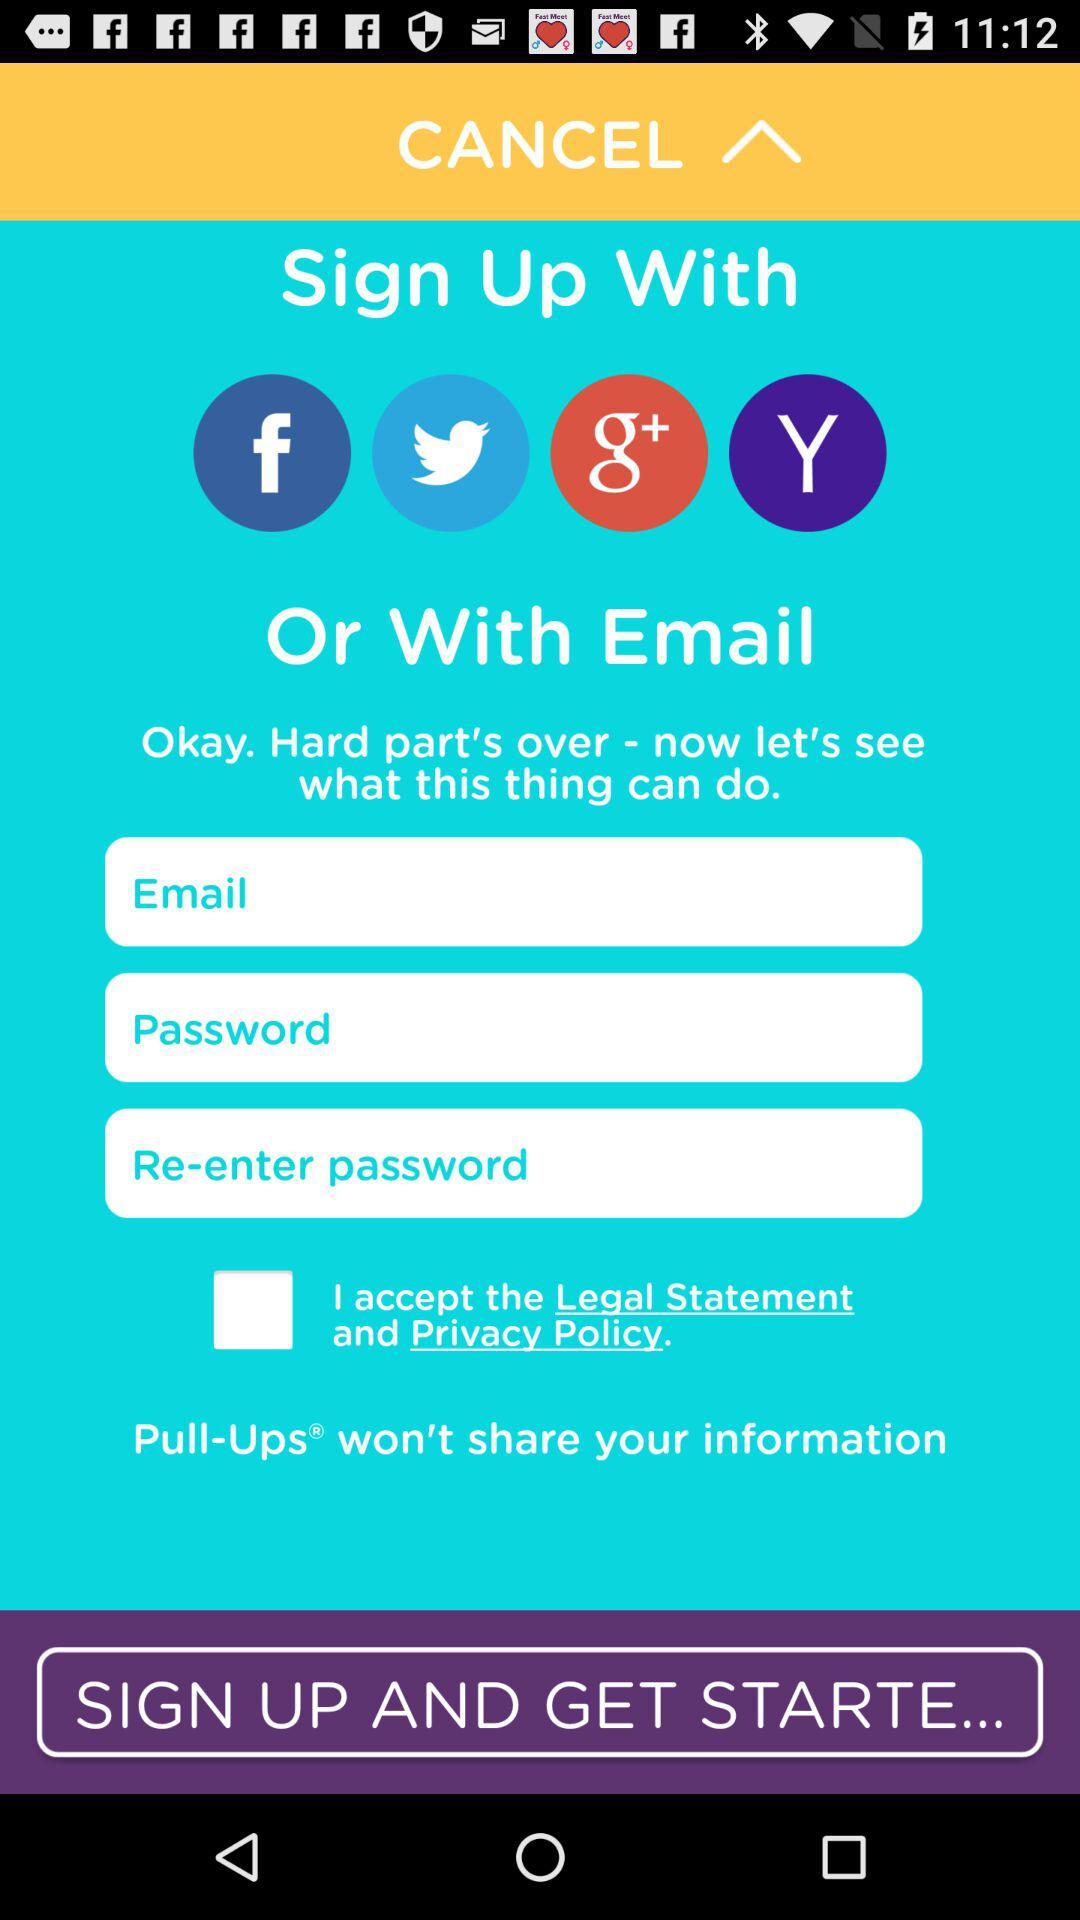  I want to click on app above or with email item, so click(628, 451).